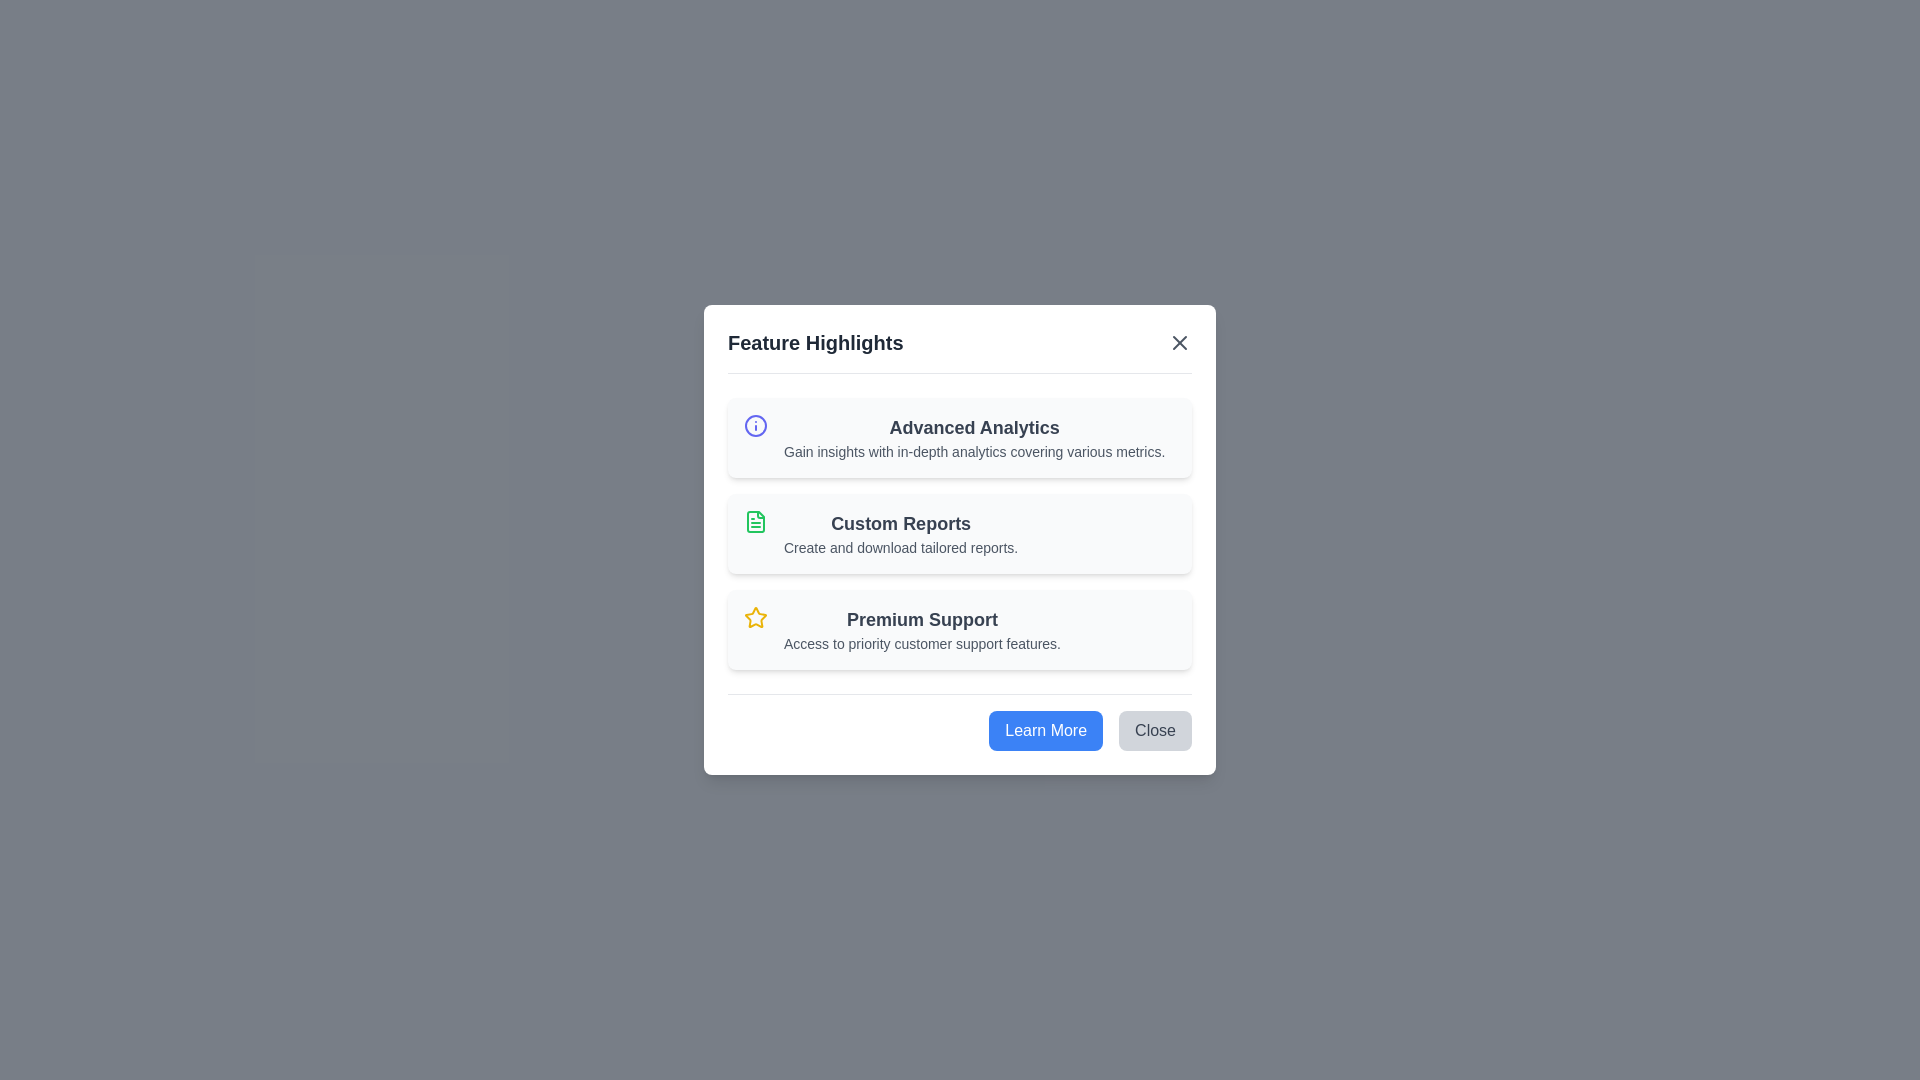 The width and height of the screenshot is (1920, 1080). What do you see at coordinates (960, 540) in the screenshot?
I see `text on the 'Custom Reports' Feature card, which is the second card in a vertically stacked list of three cards within a centered modal, located below 'Advanced Analytics' and above 'Premium Support'` at bounding box center [960, 540].